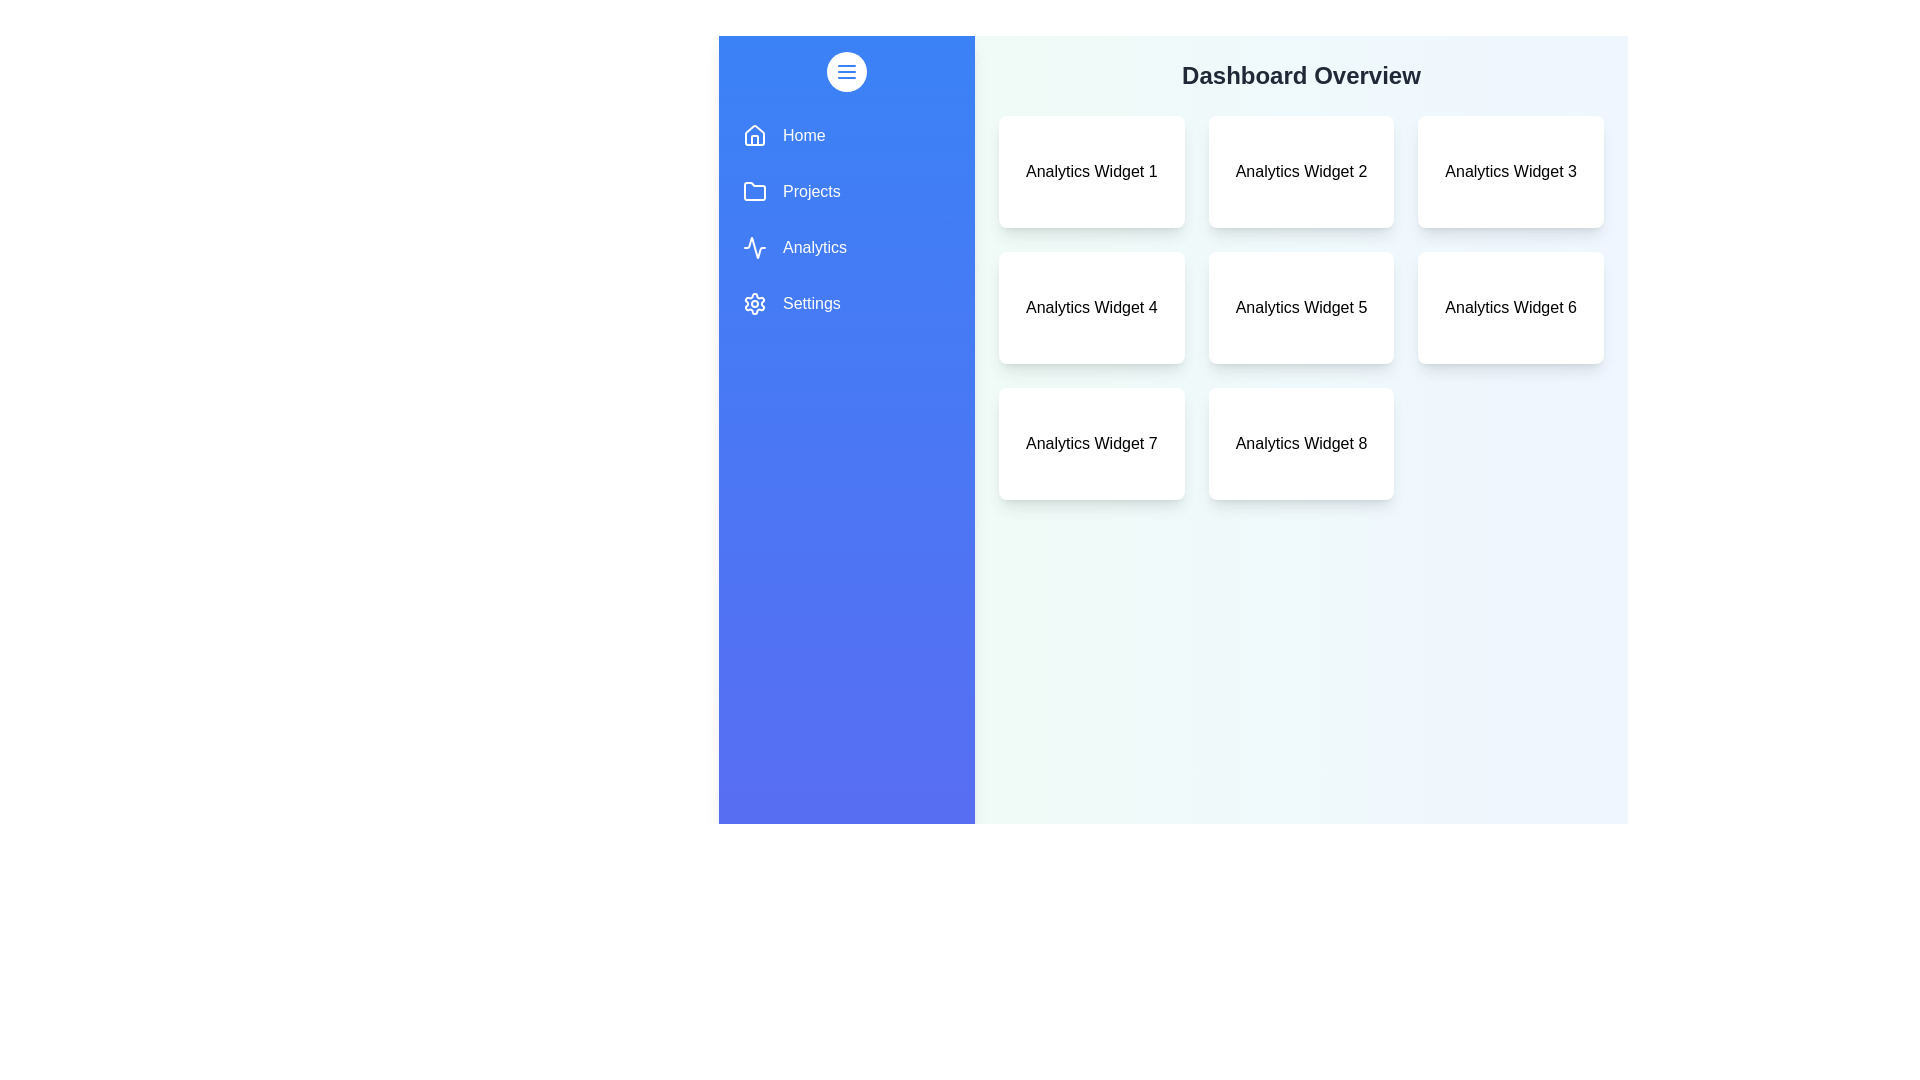 The image size is (1920, 1080). Describe the element at coordinates (846, 135) in the screenshot. I see `the menu item Home to observe the hover effect` at that location.